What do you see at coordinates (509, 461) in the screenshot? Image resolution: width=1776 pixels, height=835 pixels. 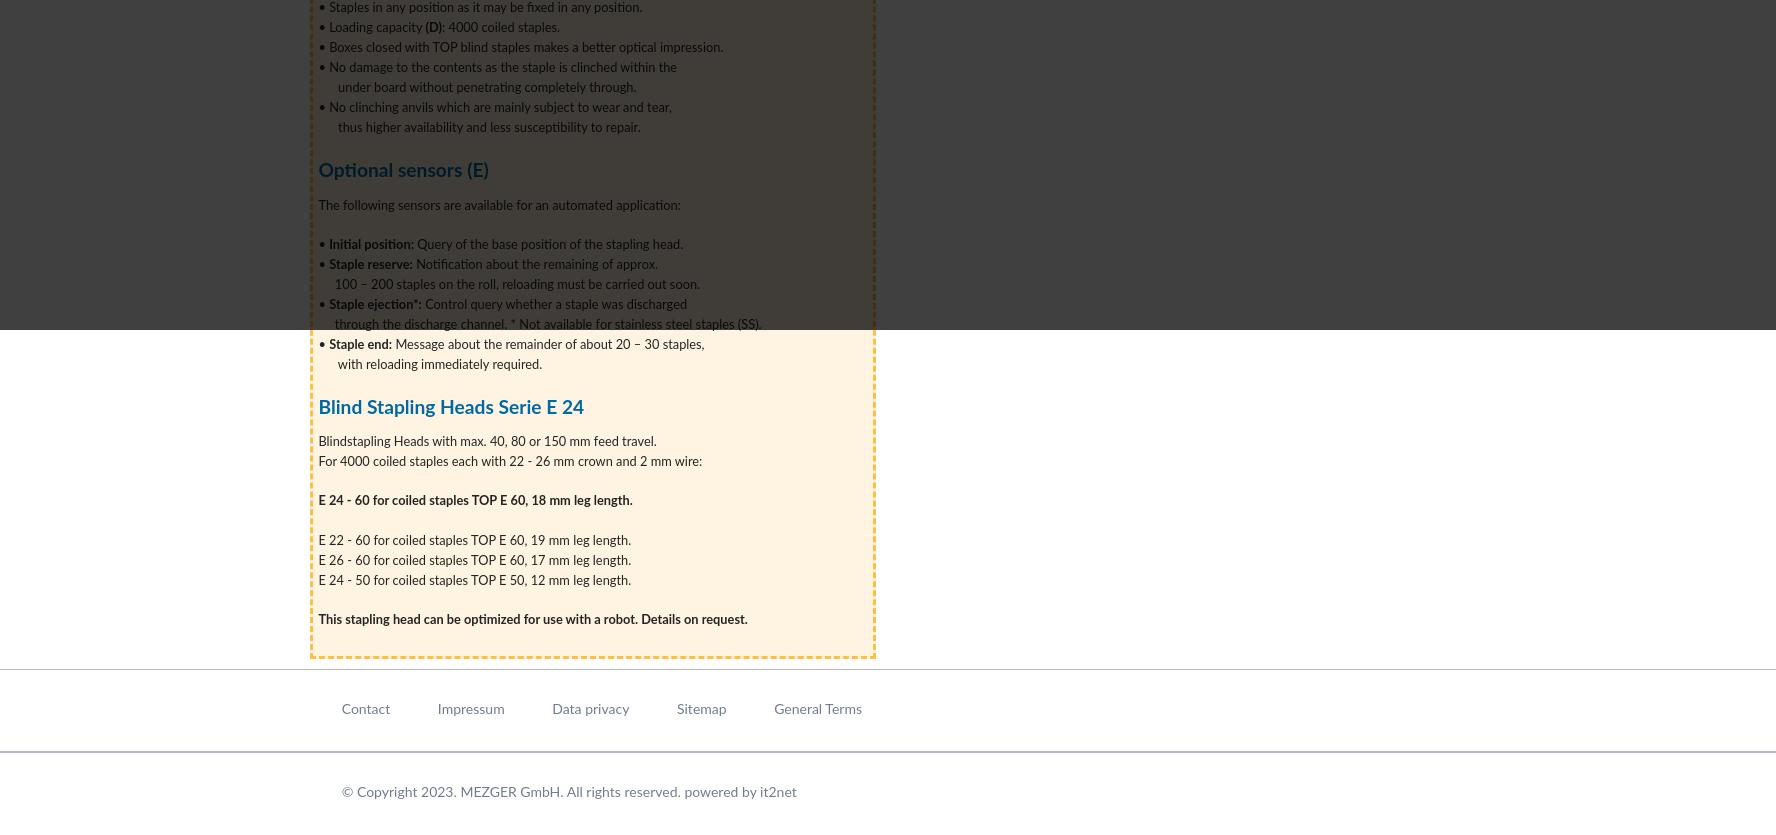 I see `'For 4000 coiled staples each with 22 - 26 mm crown and 2 mm wire:'` at bounding box center [509, 461].